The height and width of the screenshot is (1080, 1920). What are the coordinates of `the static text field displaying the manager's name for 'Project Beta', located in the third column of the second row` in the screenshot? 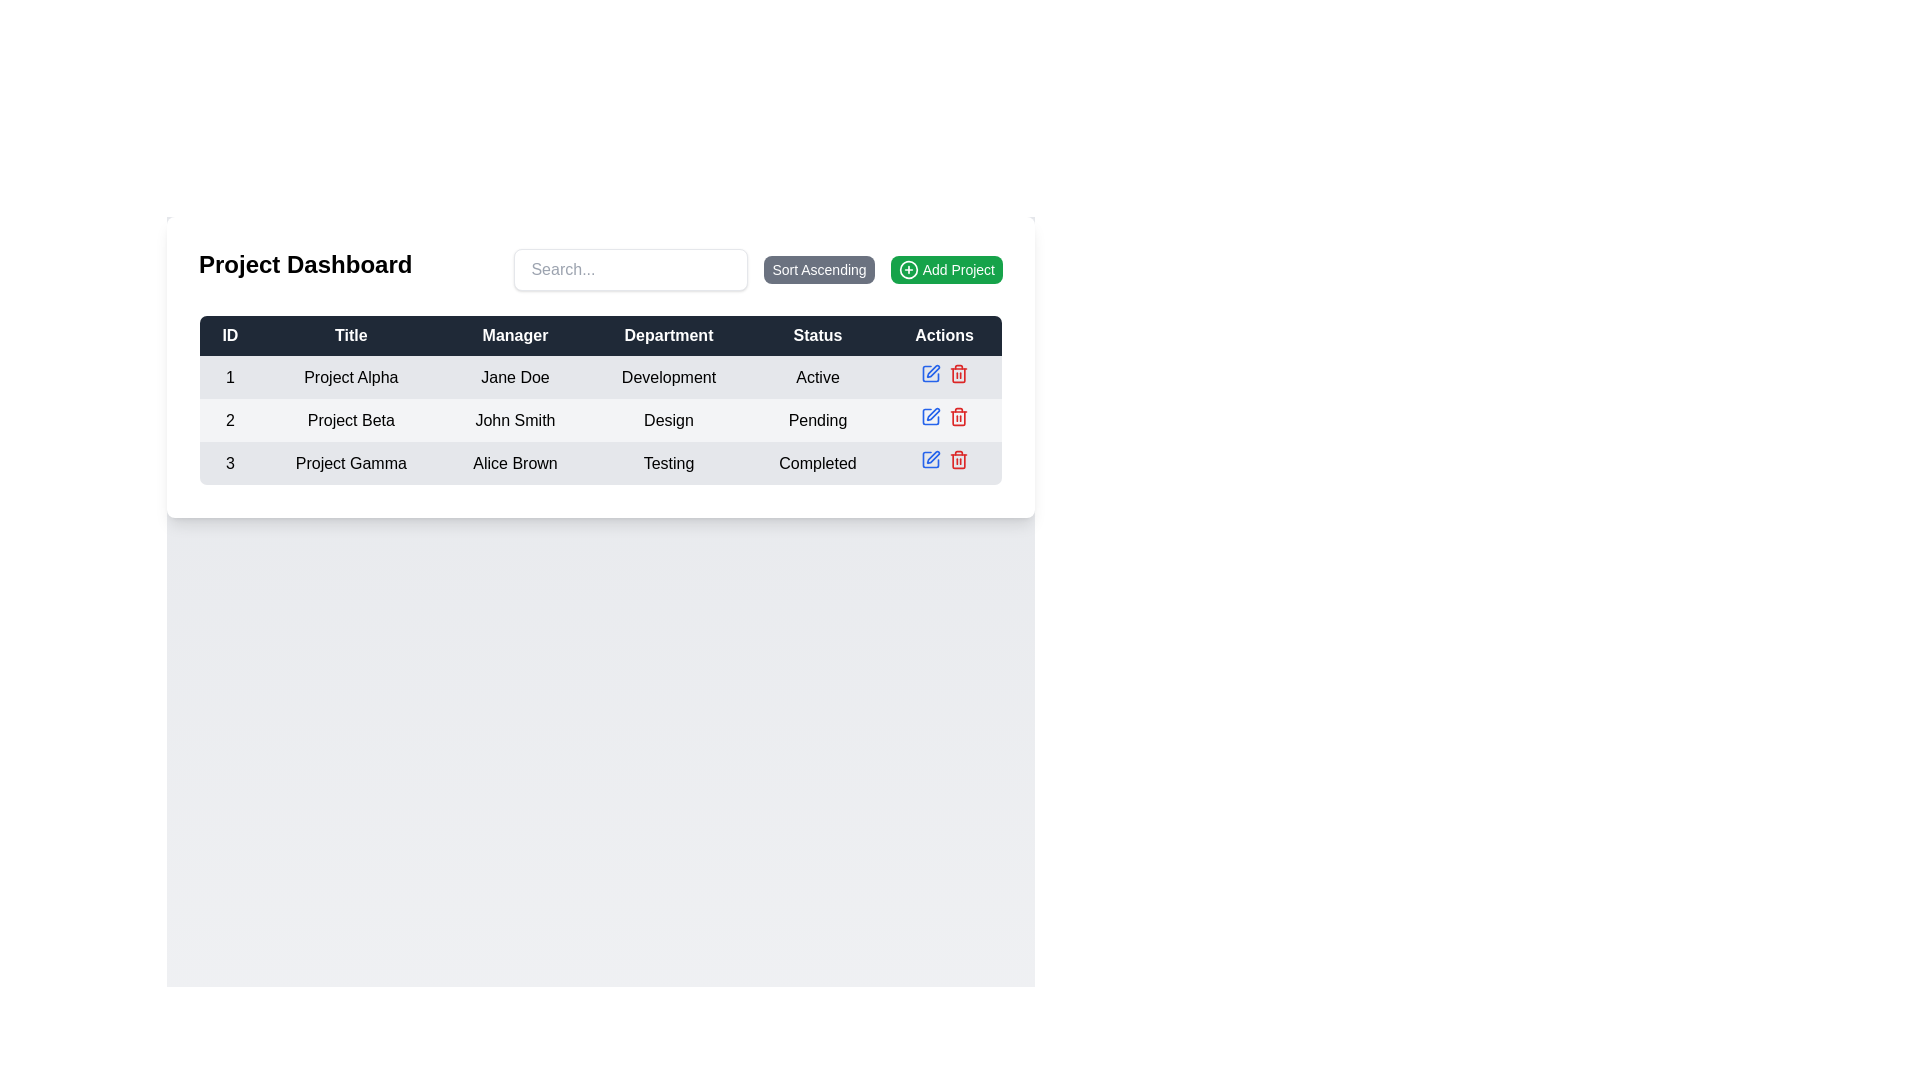 It's located at (515, 419).